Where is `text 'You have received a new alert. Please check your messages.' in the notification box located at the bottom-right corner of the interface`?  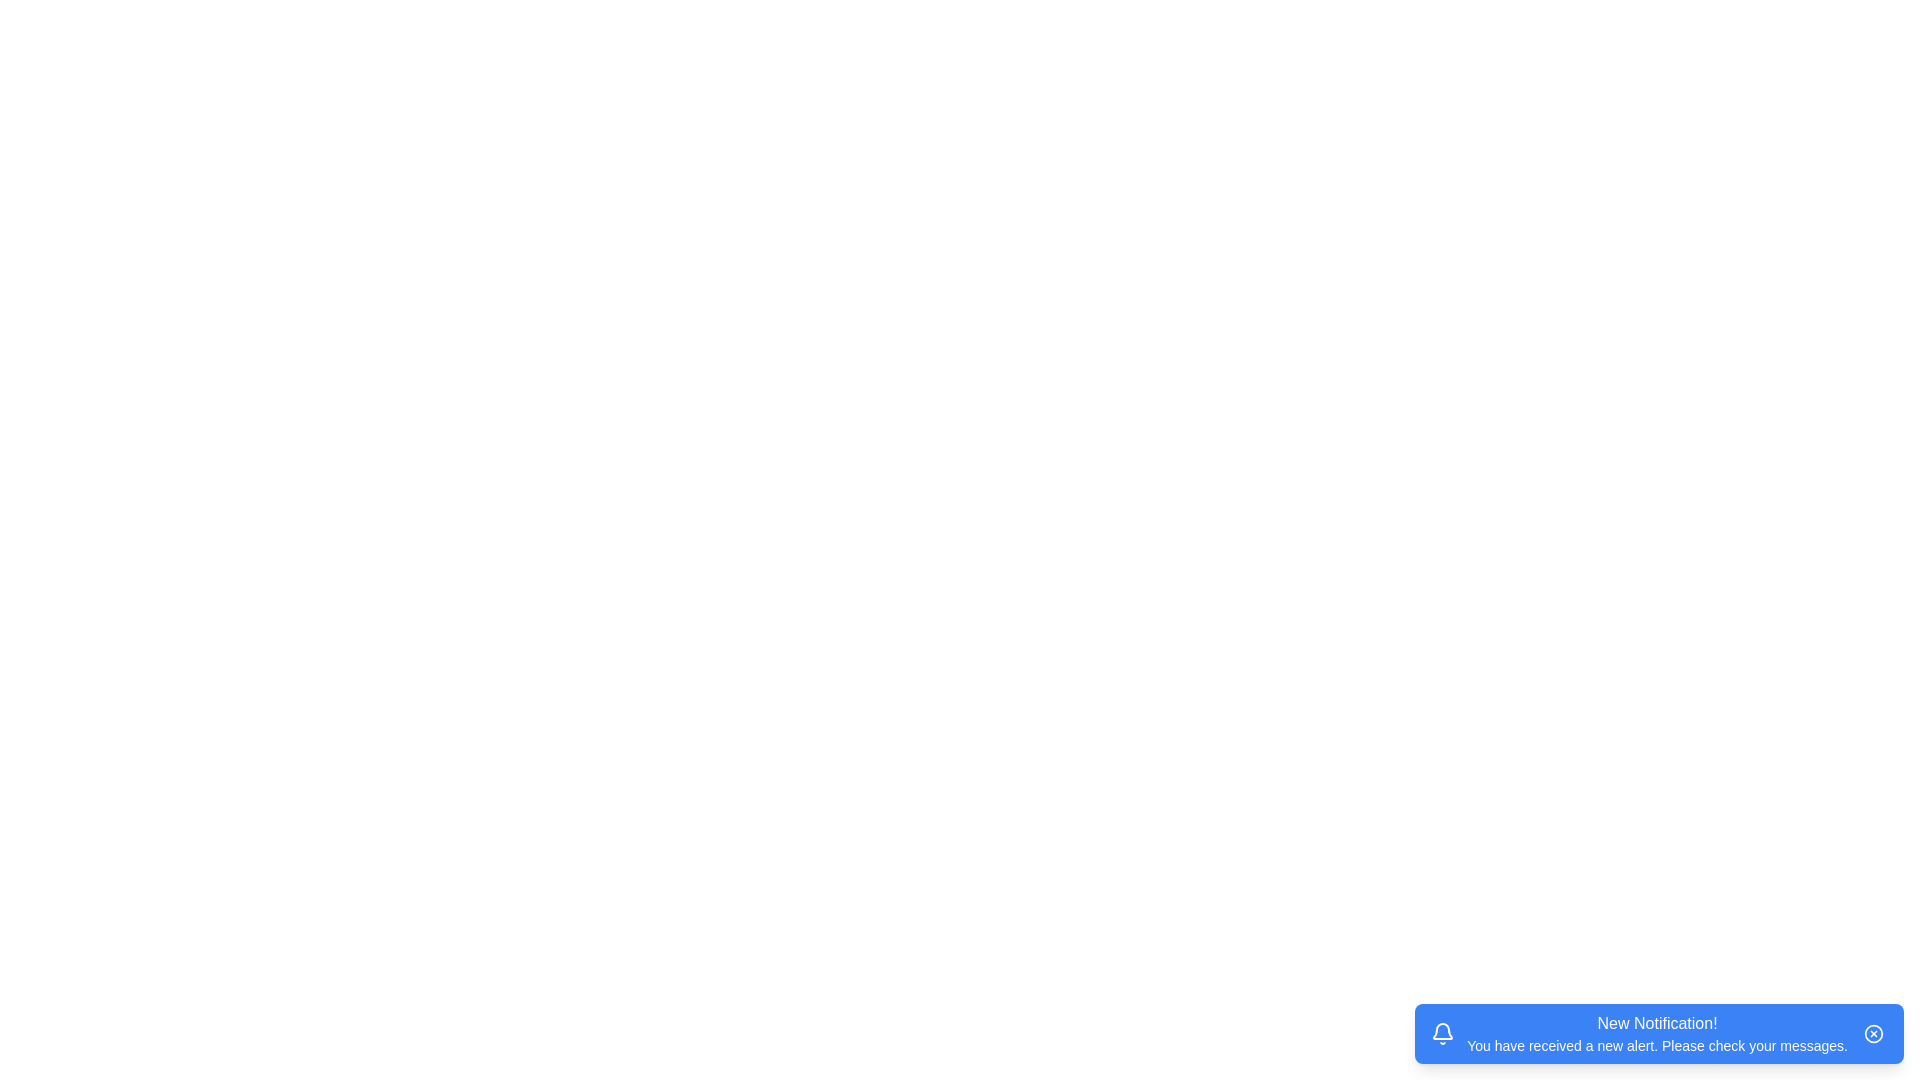 text 'You have received a new alert. Please check your messages.' in the notification box located at the bottom-right corner of the interface is located at coordinates (1657, 1044).